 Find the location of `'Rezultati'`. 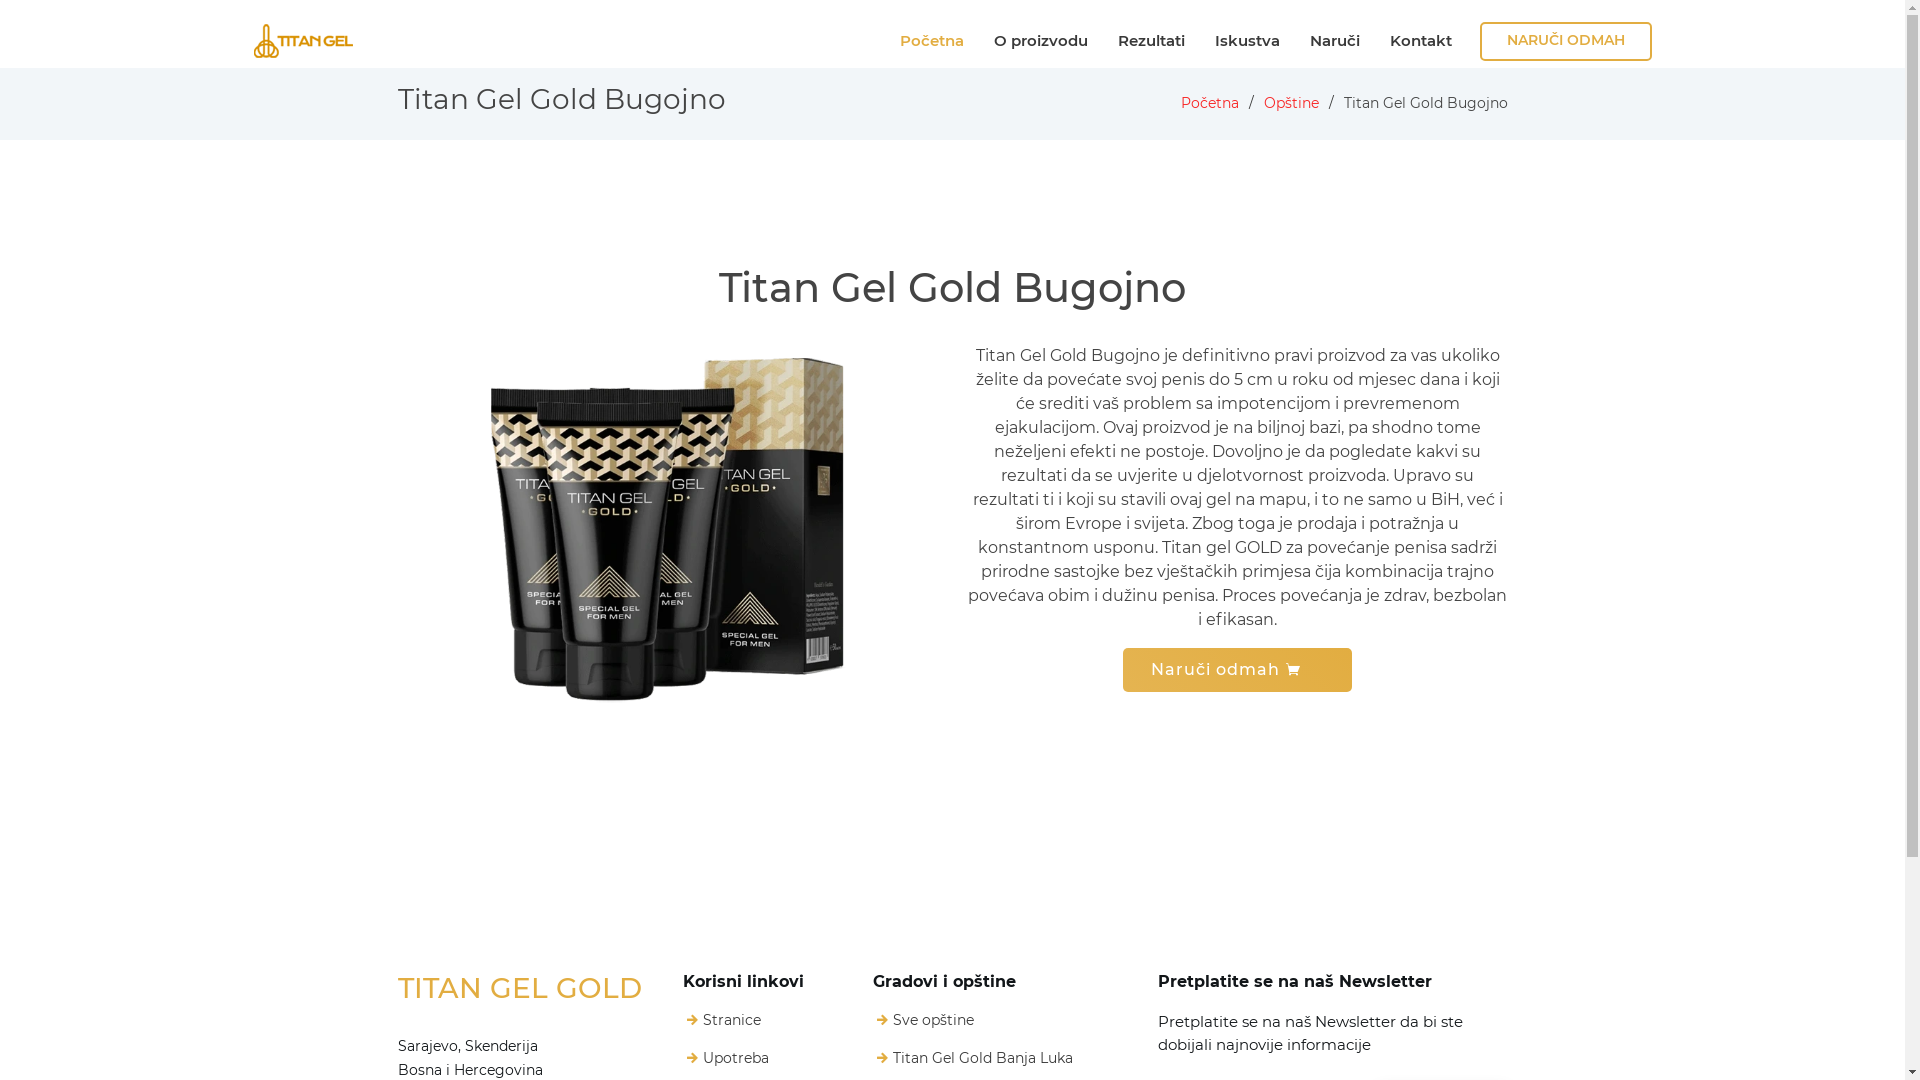

'Rezultati' is located at coordinates (1113, 41).